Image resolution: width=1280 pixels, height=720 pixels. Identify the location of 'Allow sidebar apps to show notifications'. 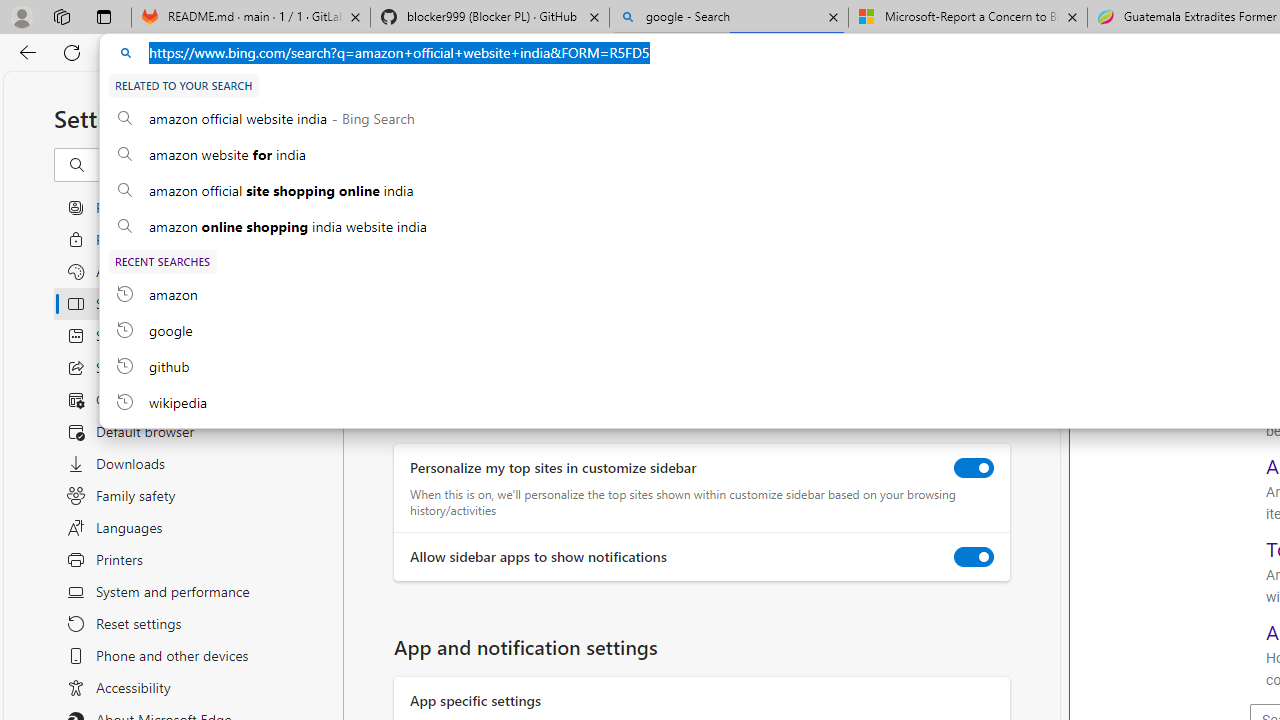
(974, 557).